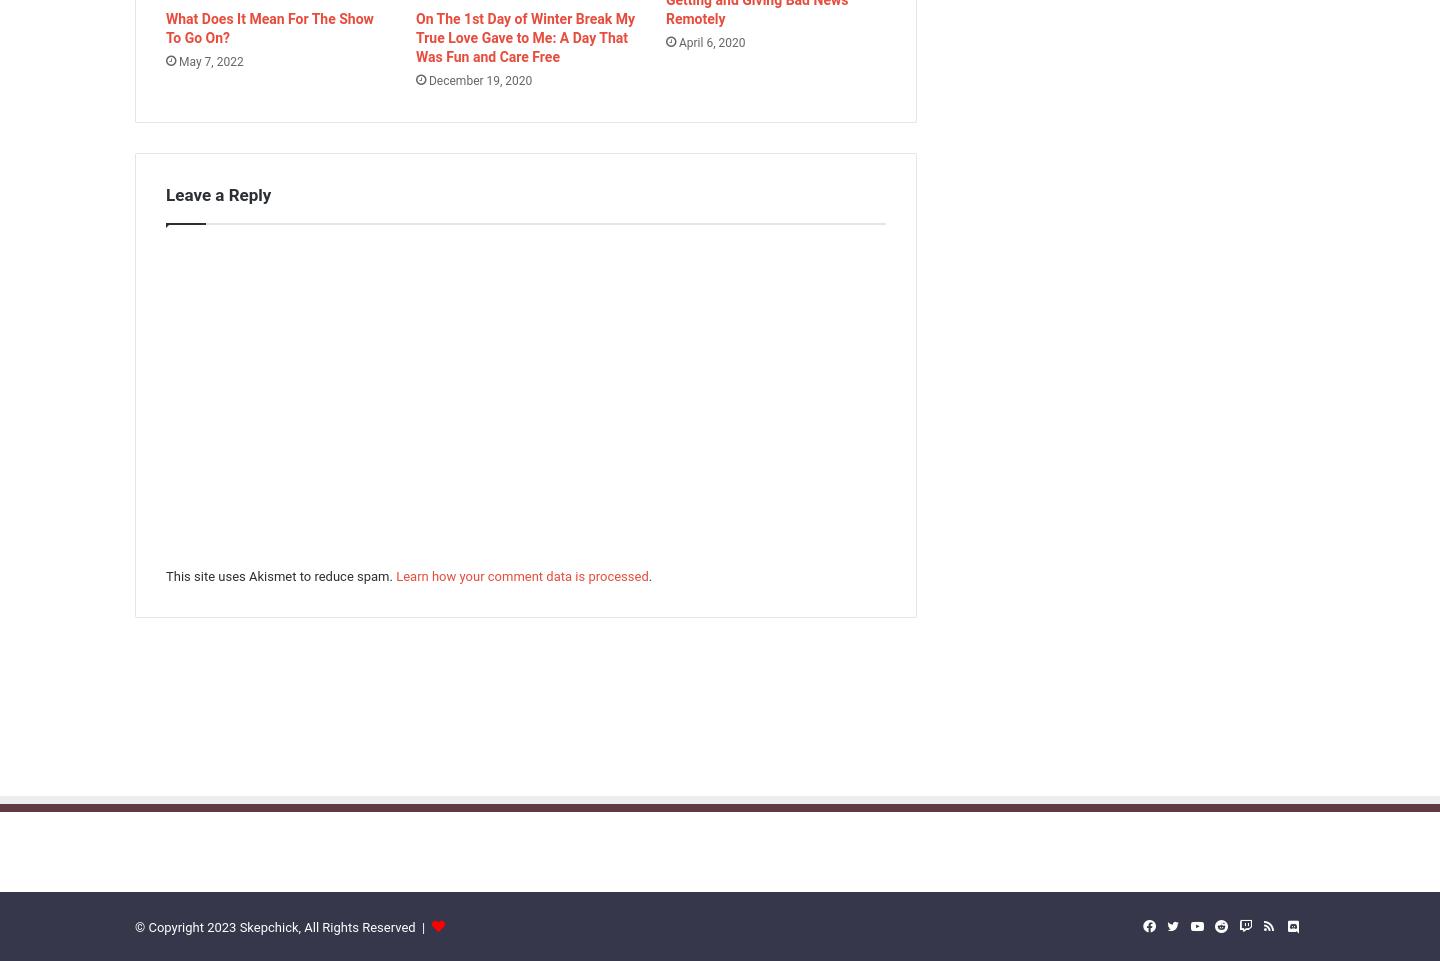 This screenshot has width=1440, height=961. I want to click on 'April 6, 2020', so click(711, 41).